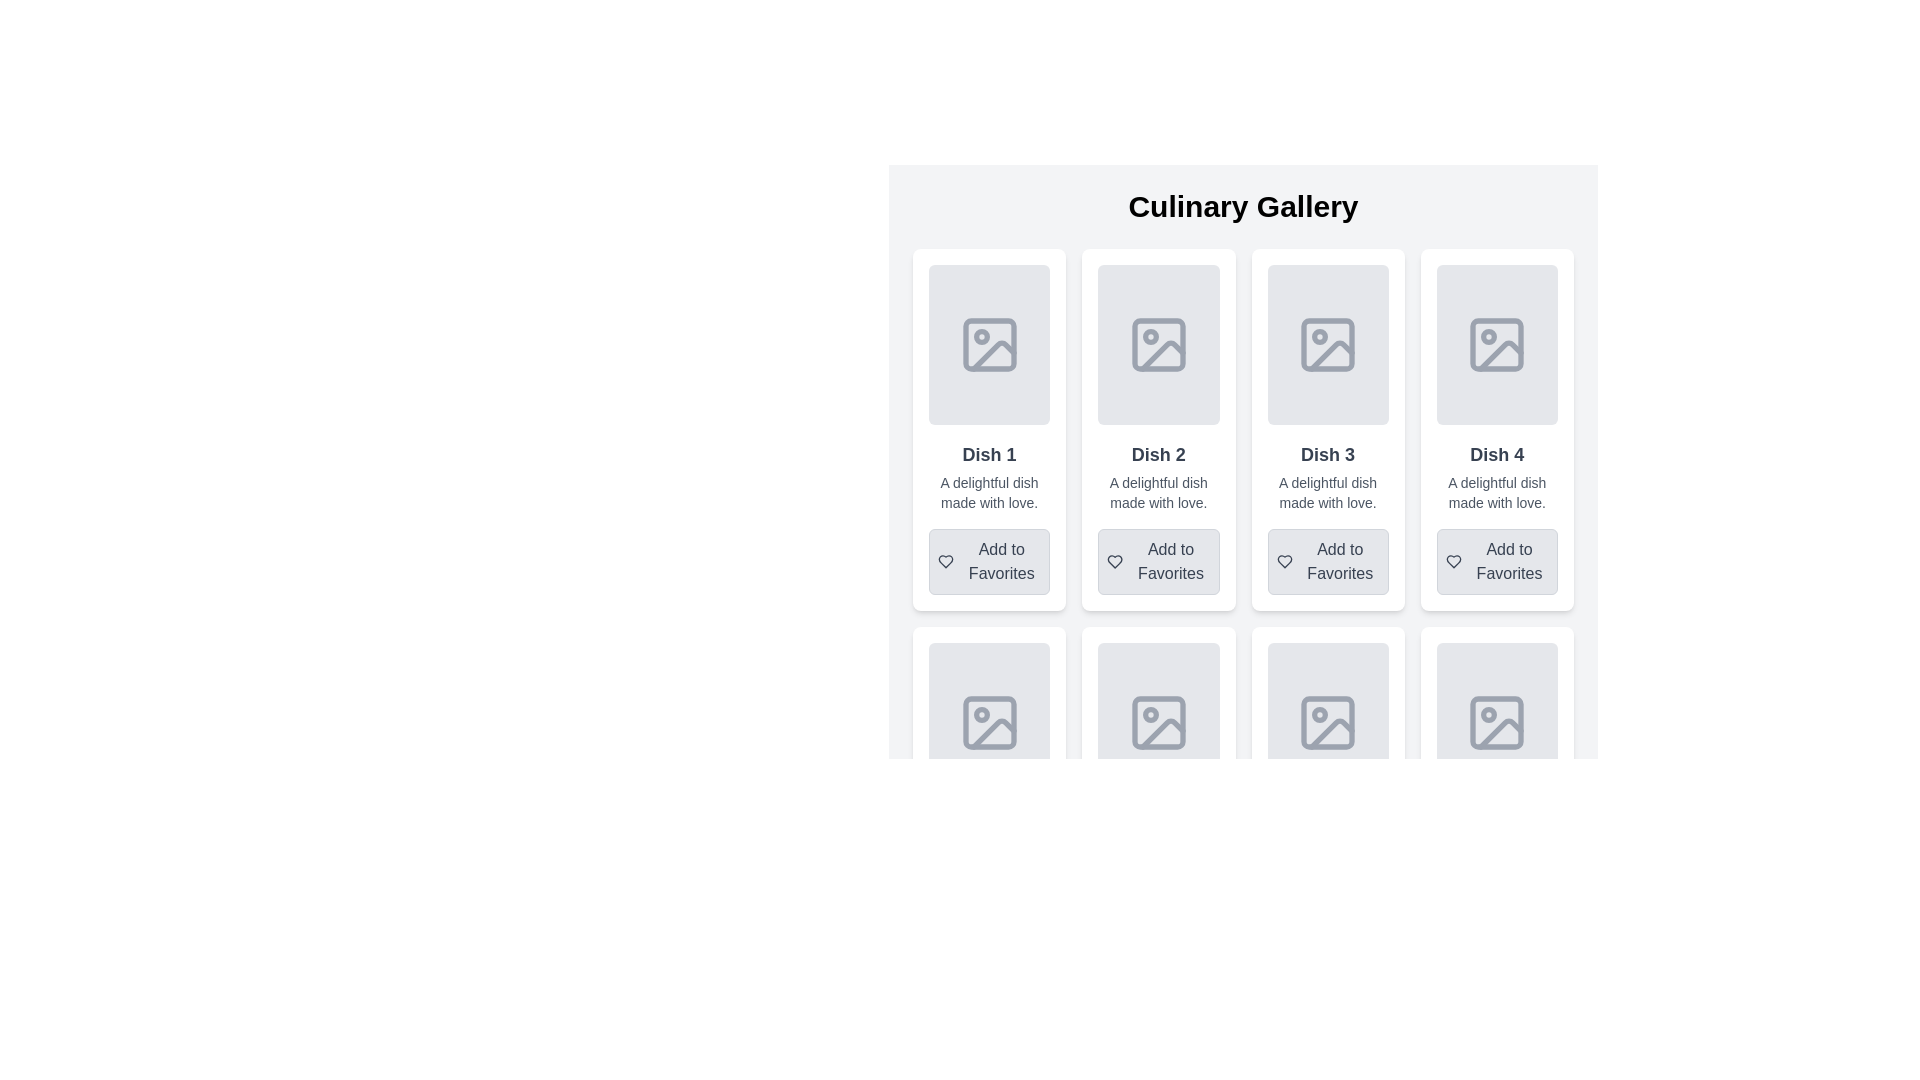 The height and width of the screenshot is (1080, 1920). I want to click on the graphical icon (circle) within the SVG that indicates a specific state or feature, located near the upper-left of the 'Dish 1' card, so click(981, 335).